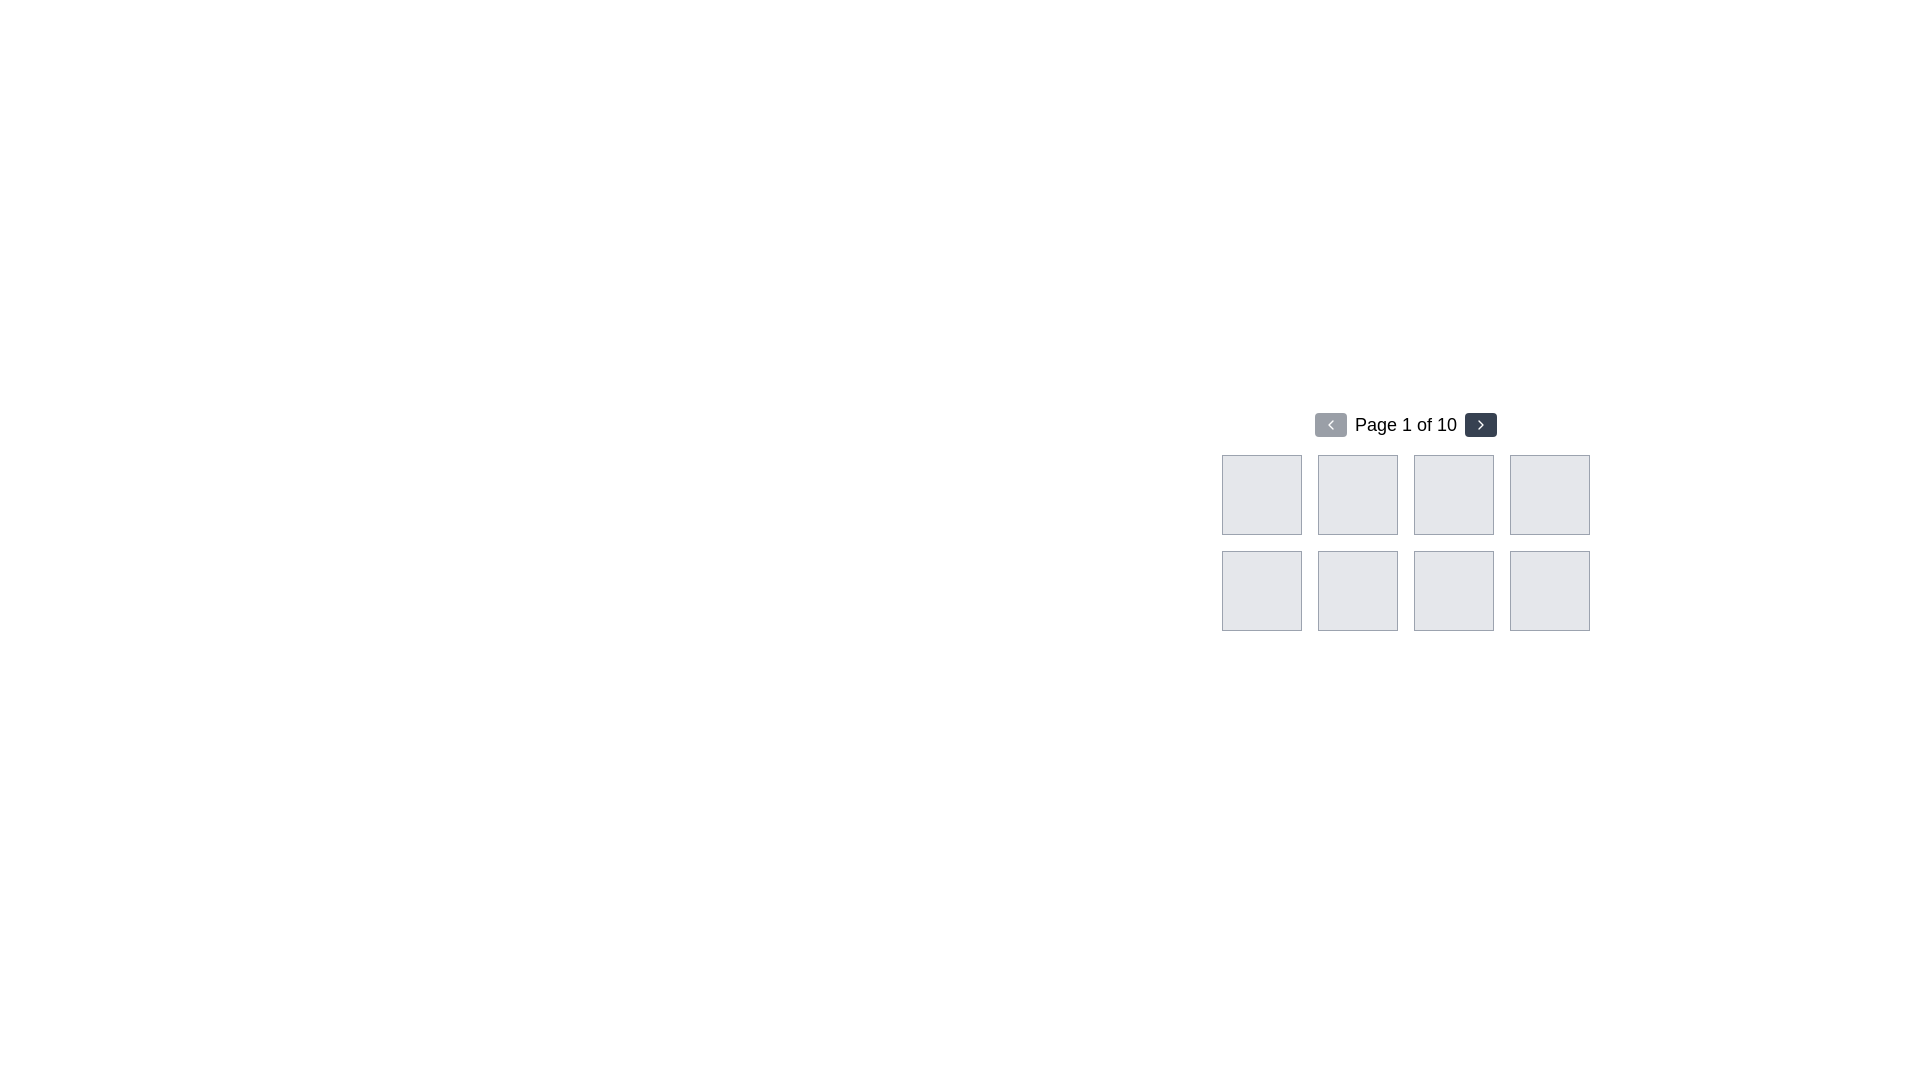 The image size is (1920, 1080). What do you see at coordinates (1261, 589) in the screenshot?
I see `the empty placeholder box located in the first column of the second row in a 4x2 grid layout` at bounding box center [1261, 589].